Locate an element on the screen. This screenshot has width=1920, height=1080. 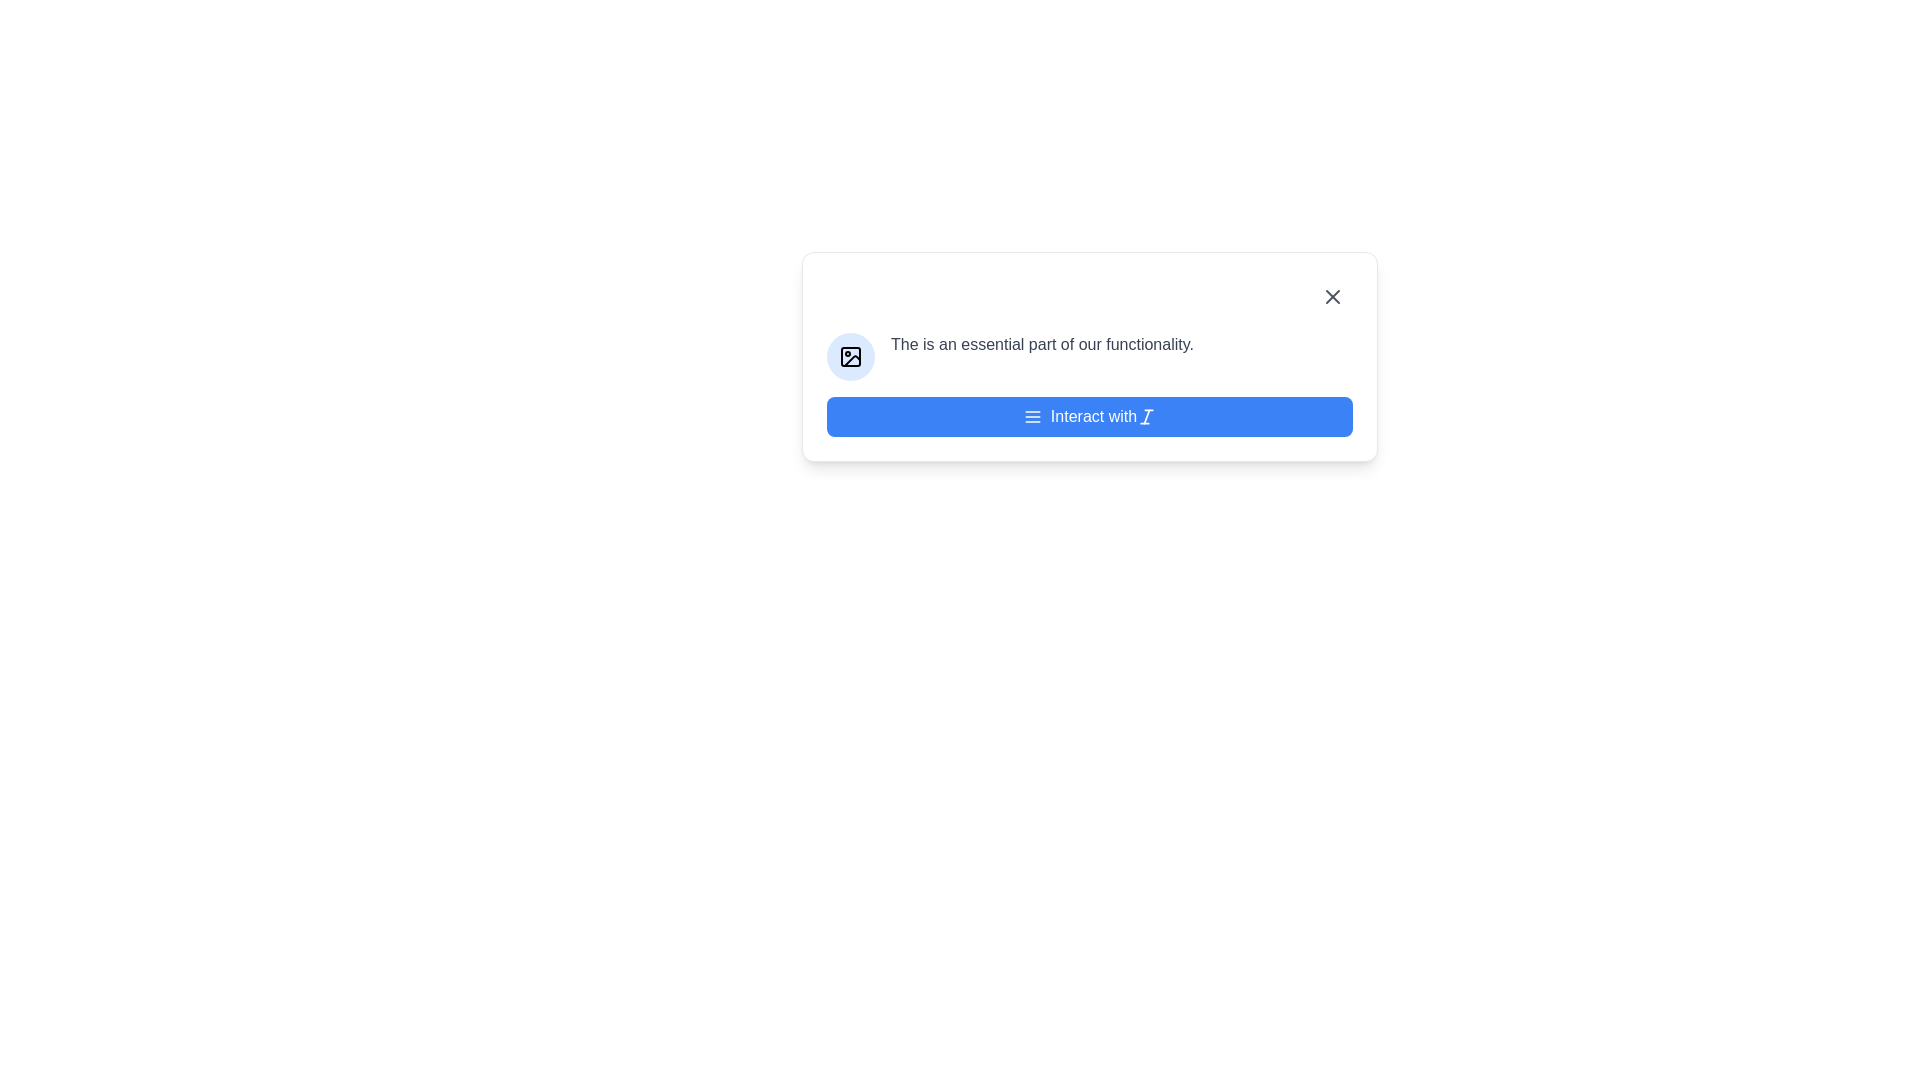
the Menu icon located on the left edge of the blue button labeled 'Interact with' is located at coordinates (1032, 415).